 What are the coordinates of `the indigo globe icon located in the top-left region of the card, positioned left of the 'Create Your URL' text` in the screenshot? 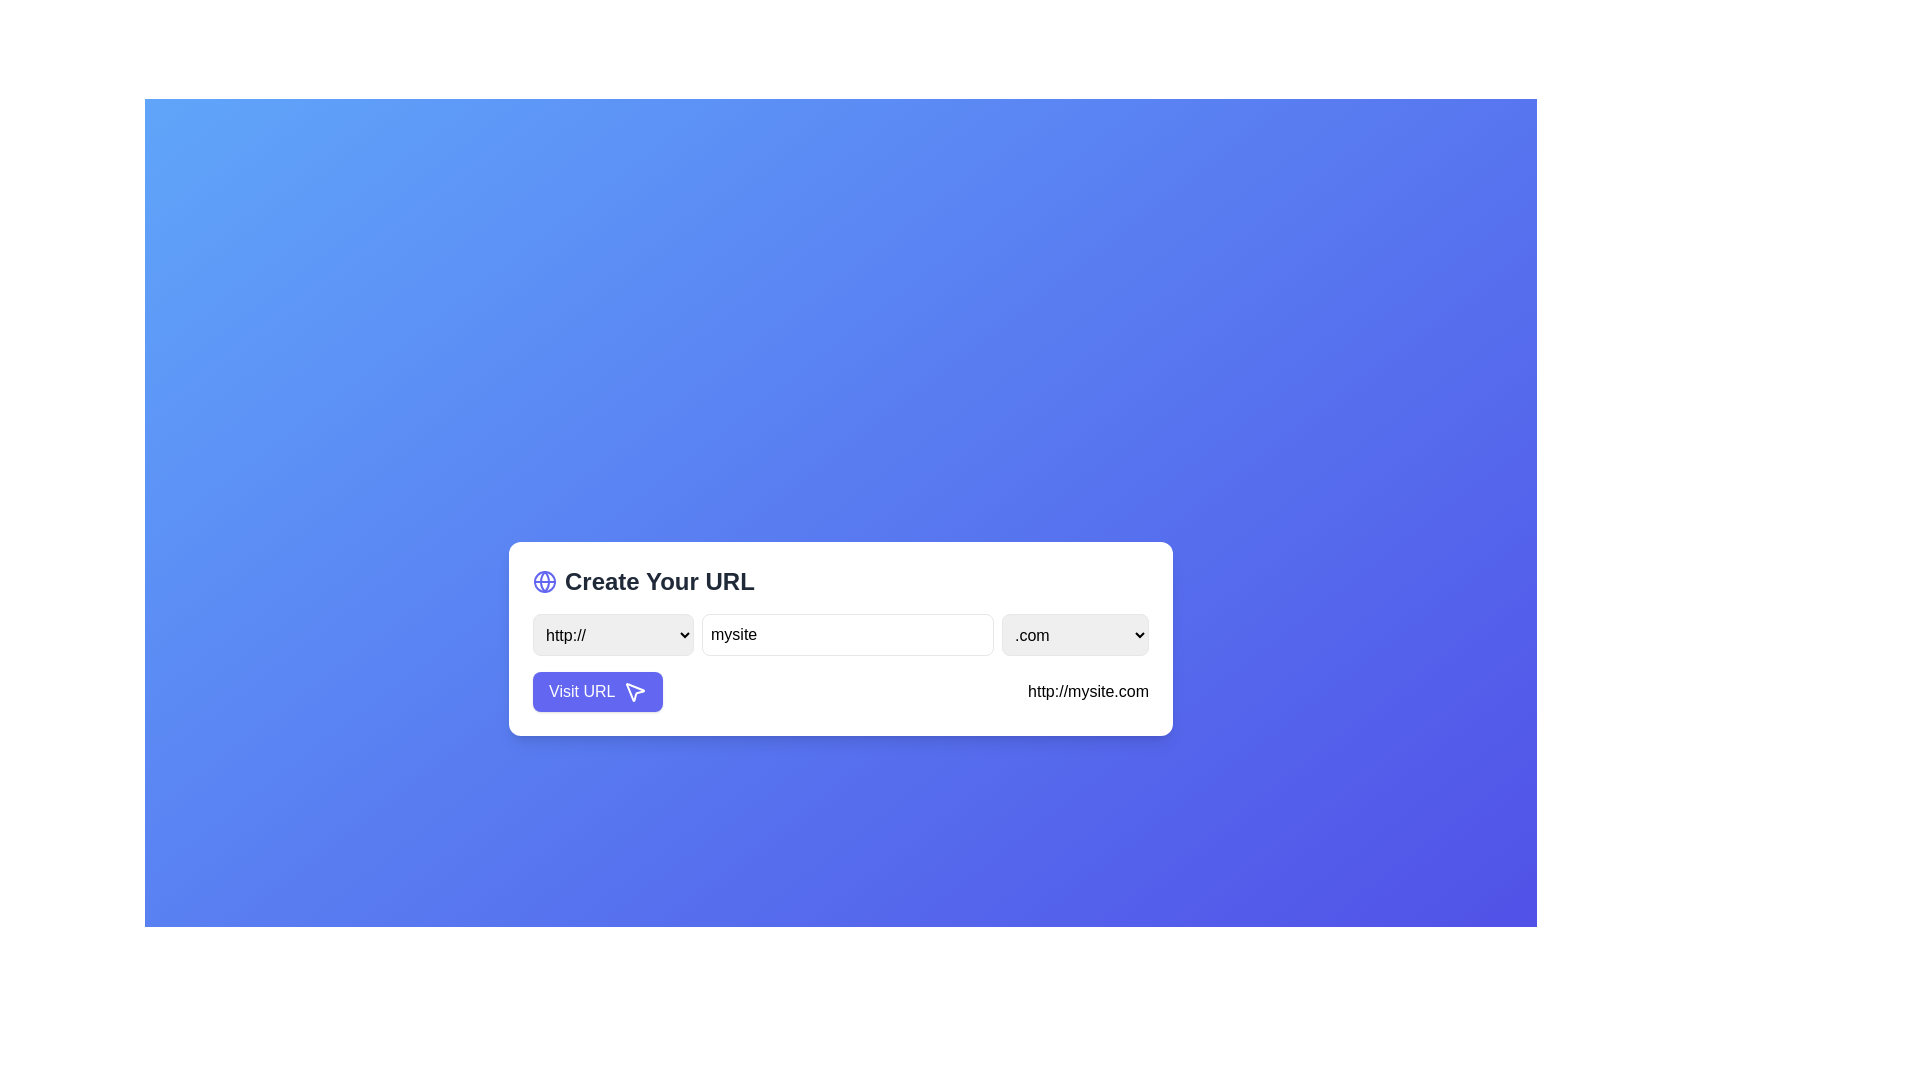 It's located at (545, 582).